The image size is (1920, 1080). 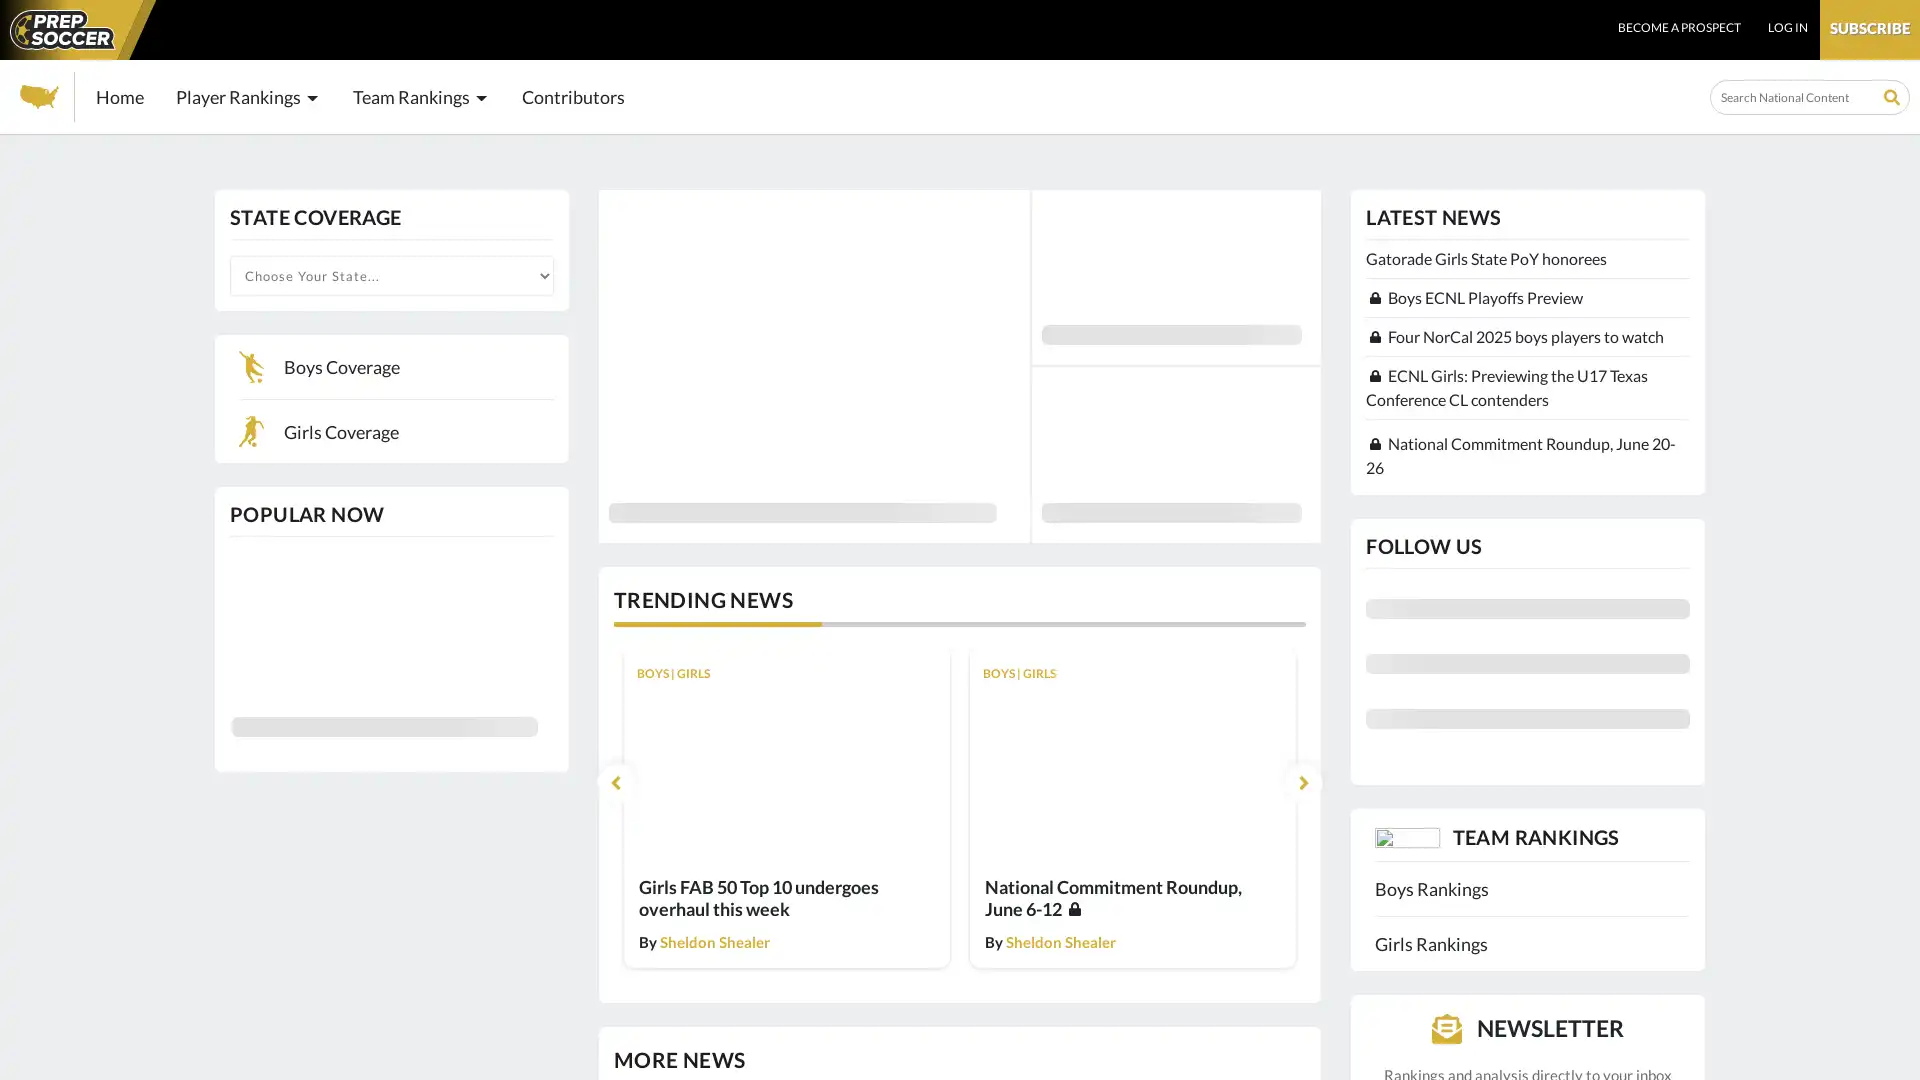 What do you see at coordinates (614, 781) in the screenshot?
I see `Previous` at bounding box center [614, 781].